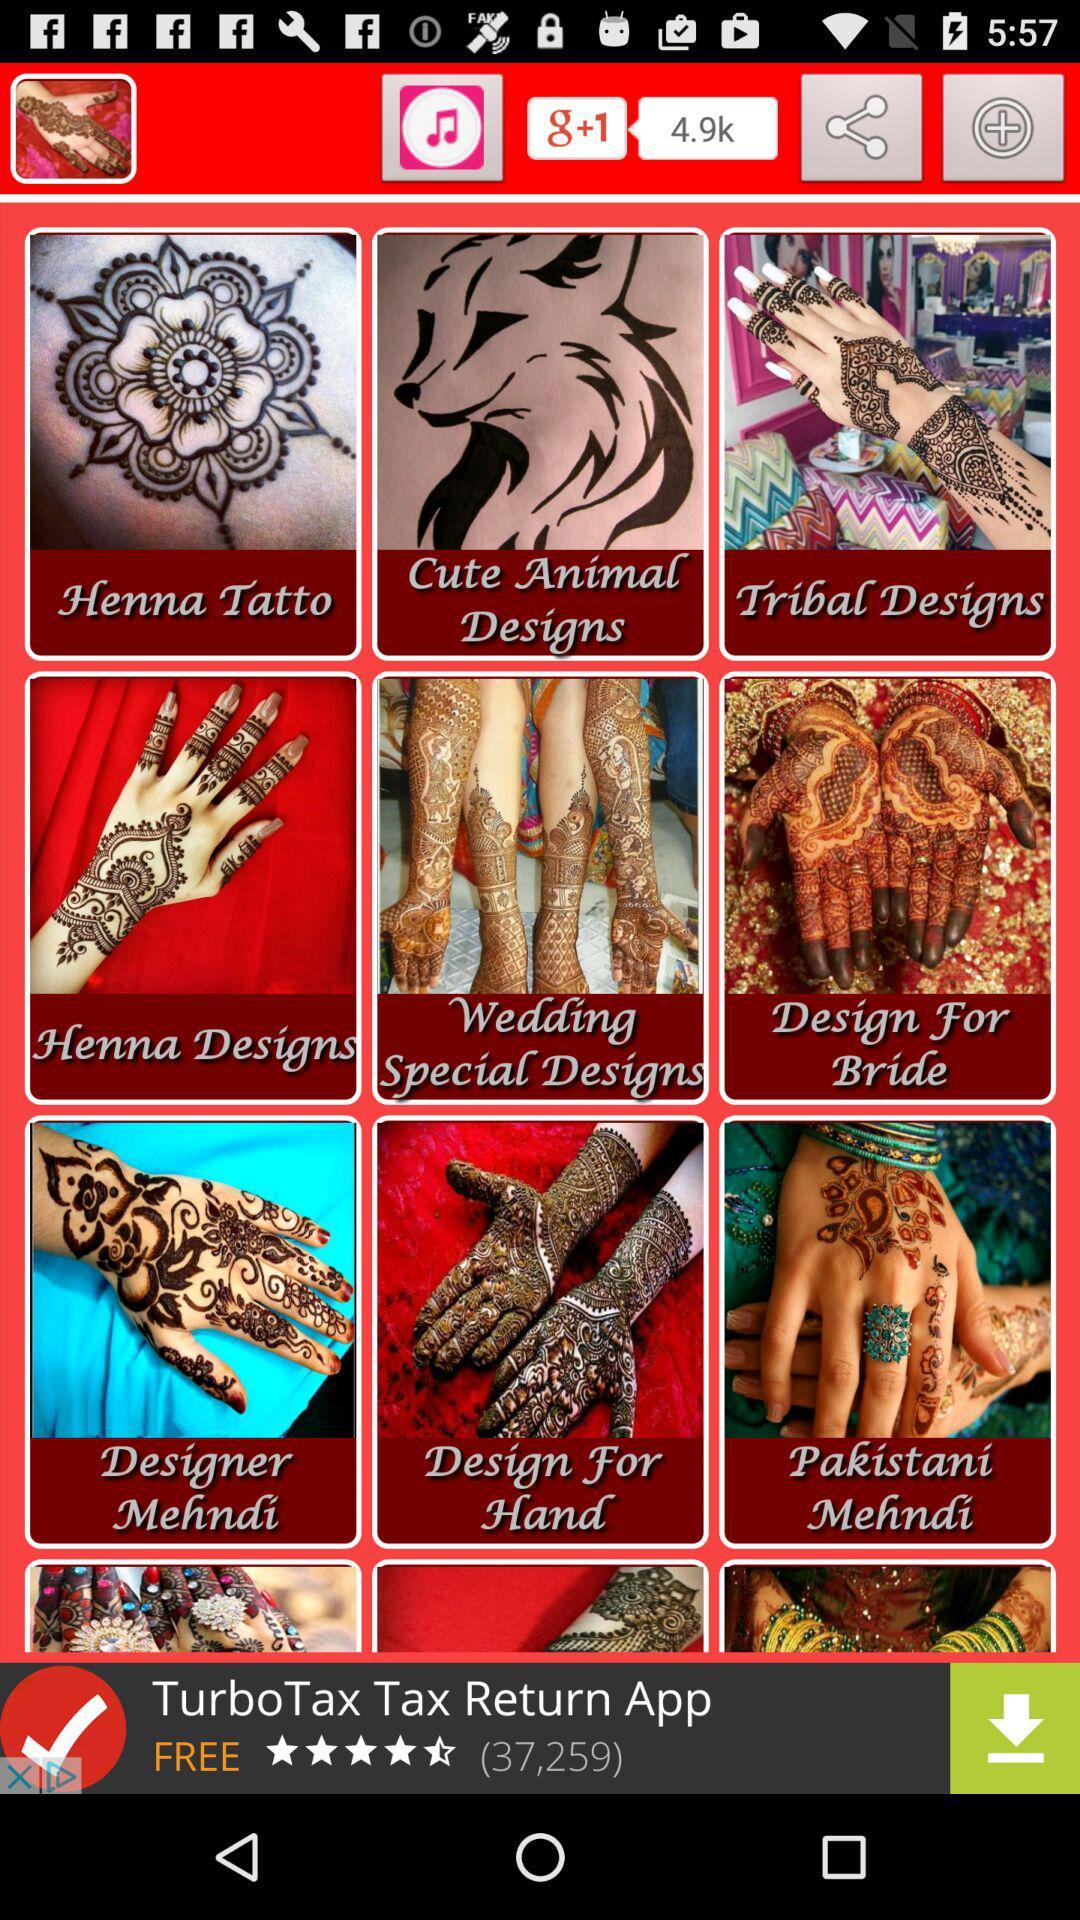 This screenshot has height=1920, width=1080. I want to click on share, so click(861, 131).